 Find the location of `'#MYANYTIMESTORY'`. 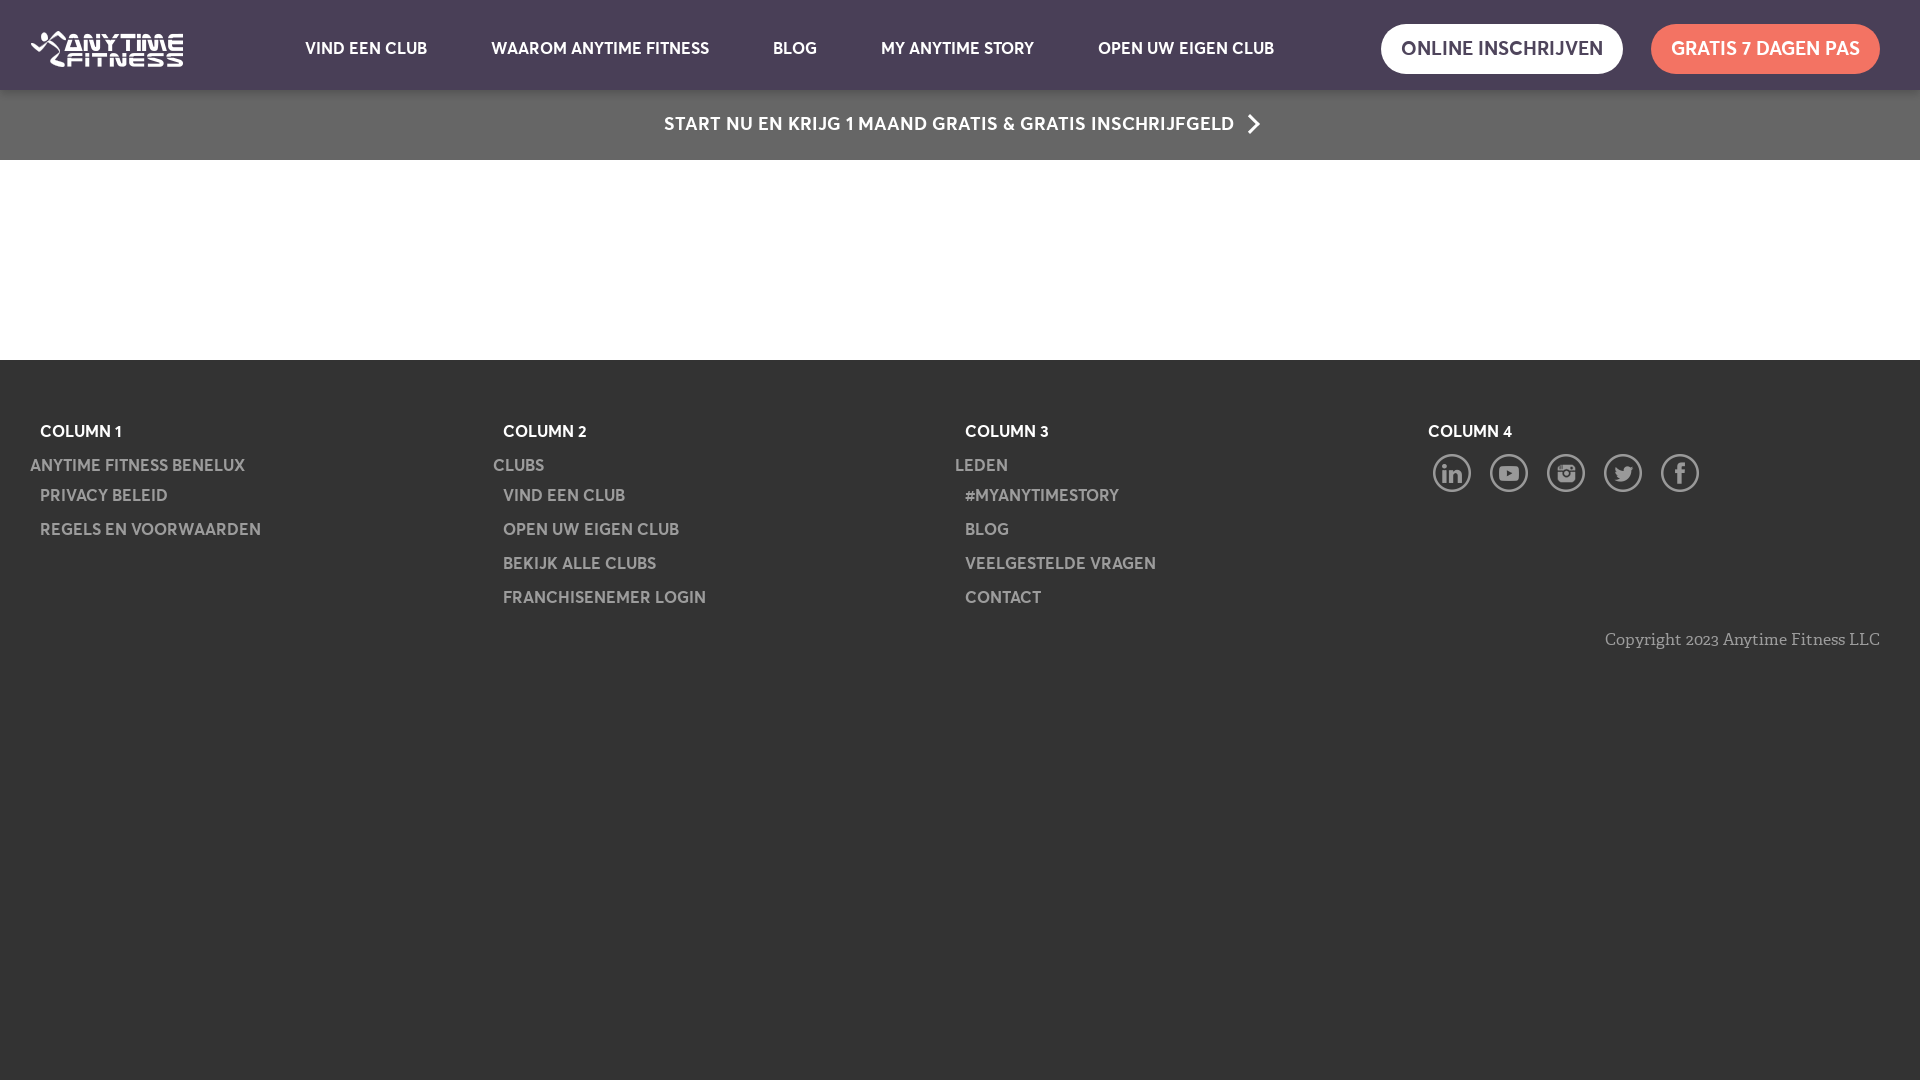

'#MYANYTIMESTORY' is located at coordinates (954, 494).